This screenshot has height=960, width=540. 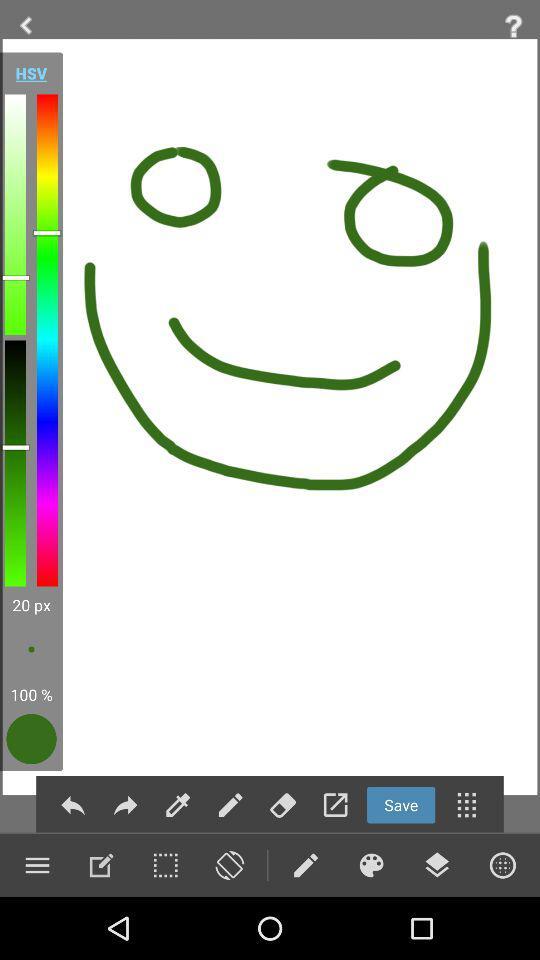 I want to click on edit the paint, so click(x=100, y=864).